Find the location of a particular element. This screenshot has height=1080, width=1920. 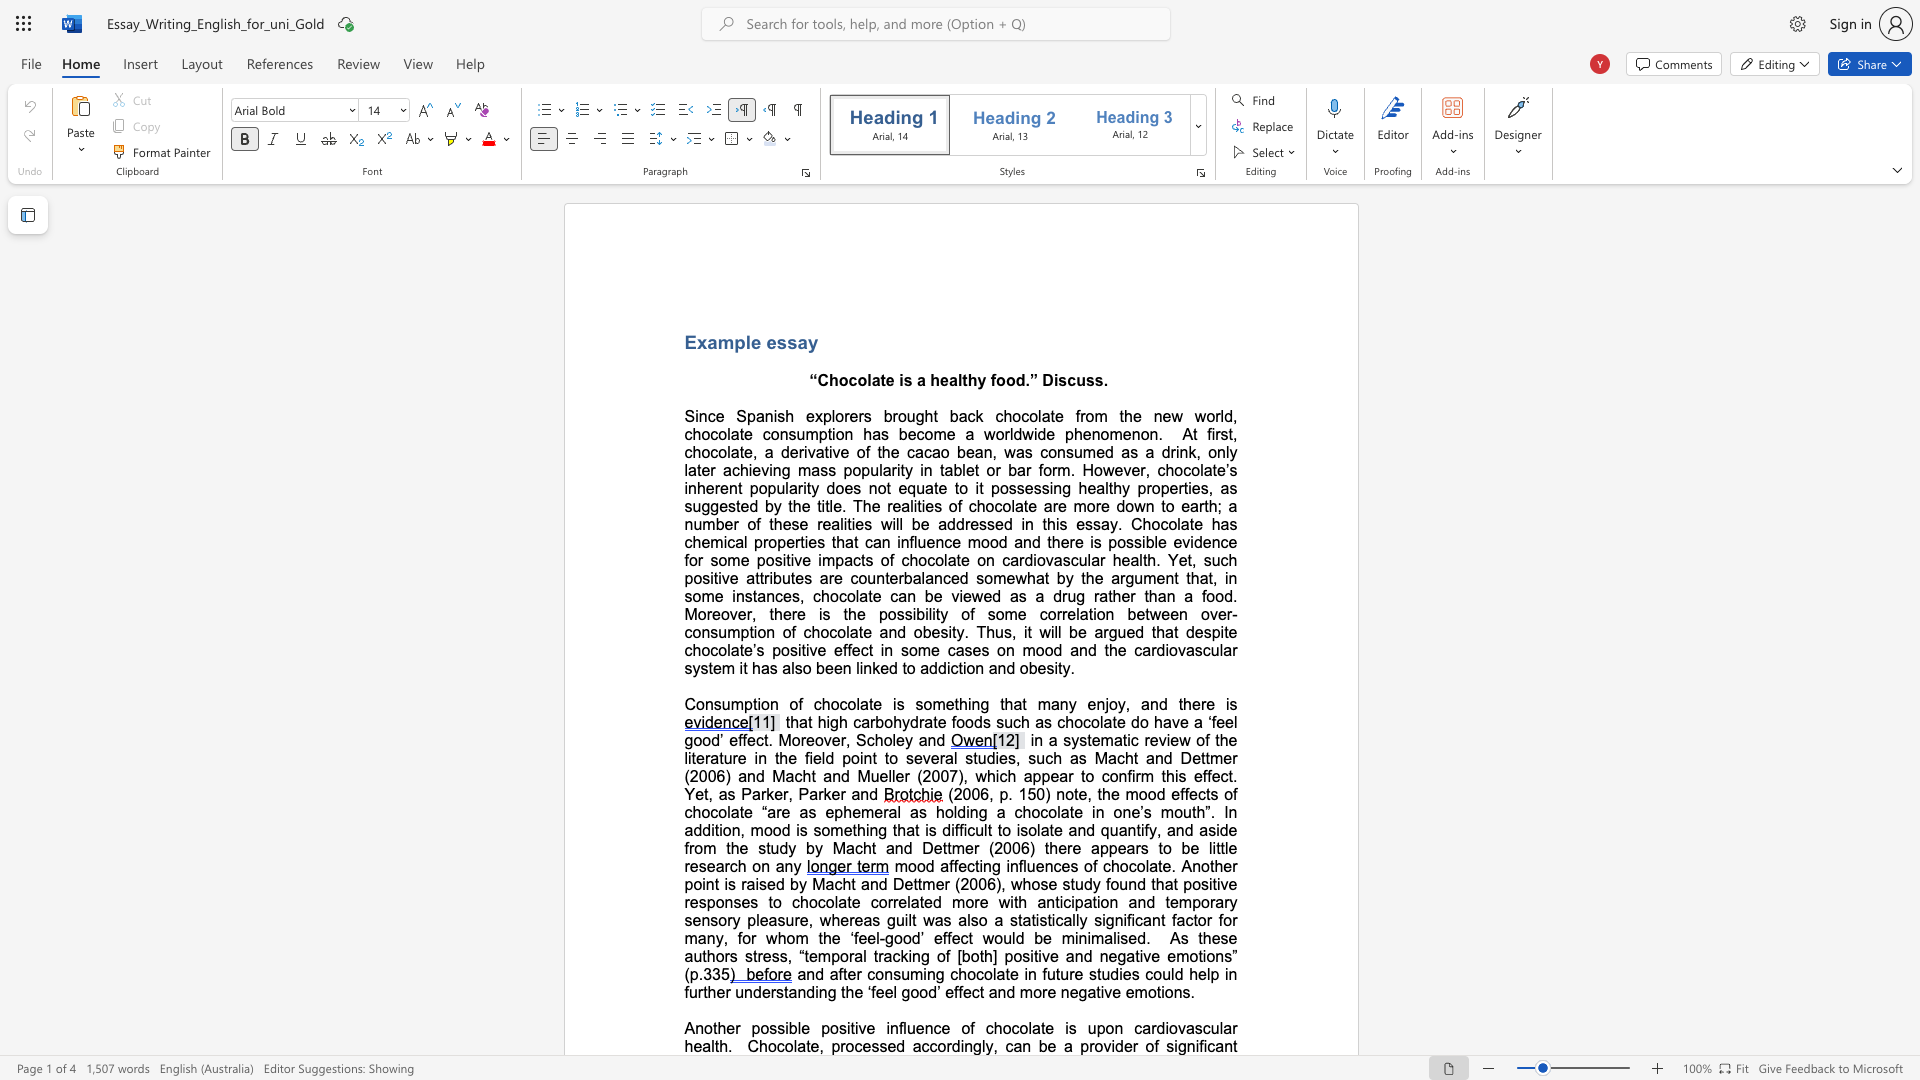

the subset text "er (2006) and Macht and Mu" within the text "in a systematic review of the literature in the field point to several studies, such as Macht and Dettmer (2006) and Macht and Mueller (2007), which" is located at coordinates (1222, 758).